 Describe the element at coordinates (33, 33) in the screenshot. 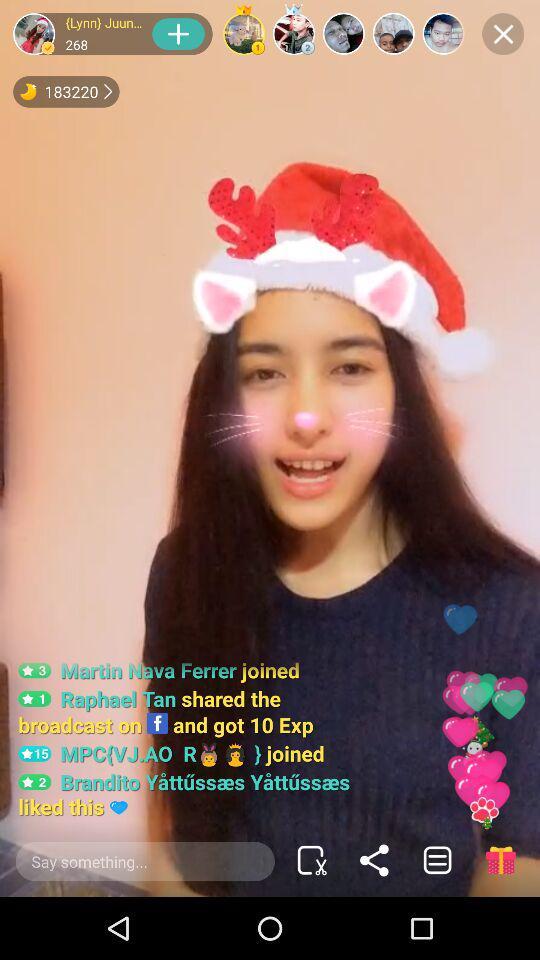

I see `the avatar icon` at that location.